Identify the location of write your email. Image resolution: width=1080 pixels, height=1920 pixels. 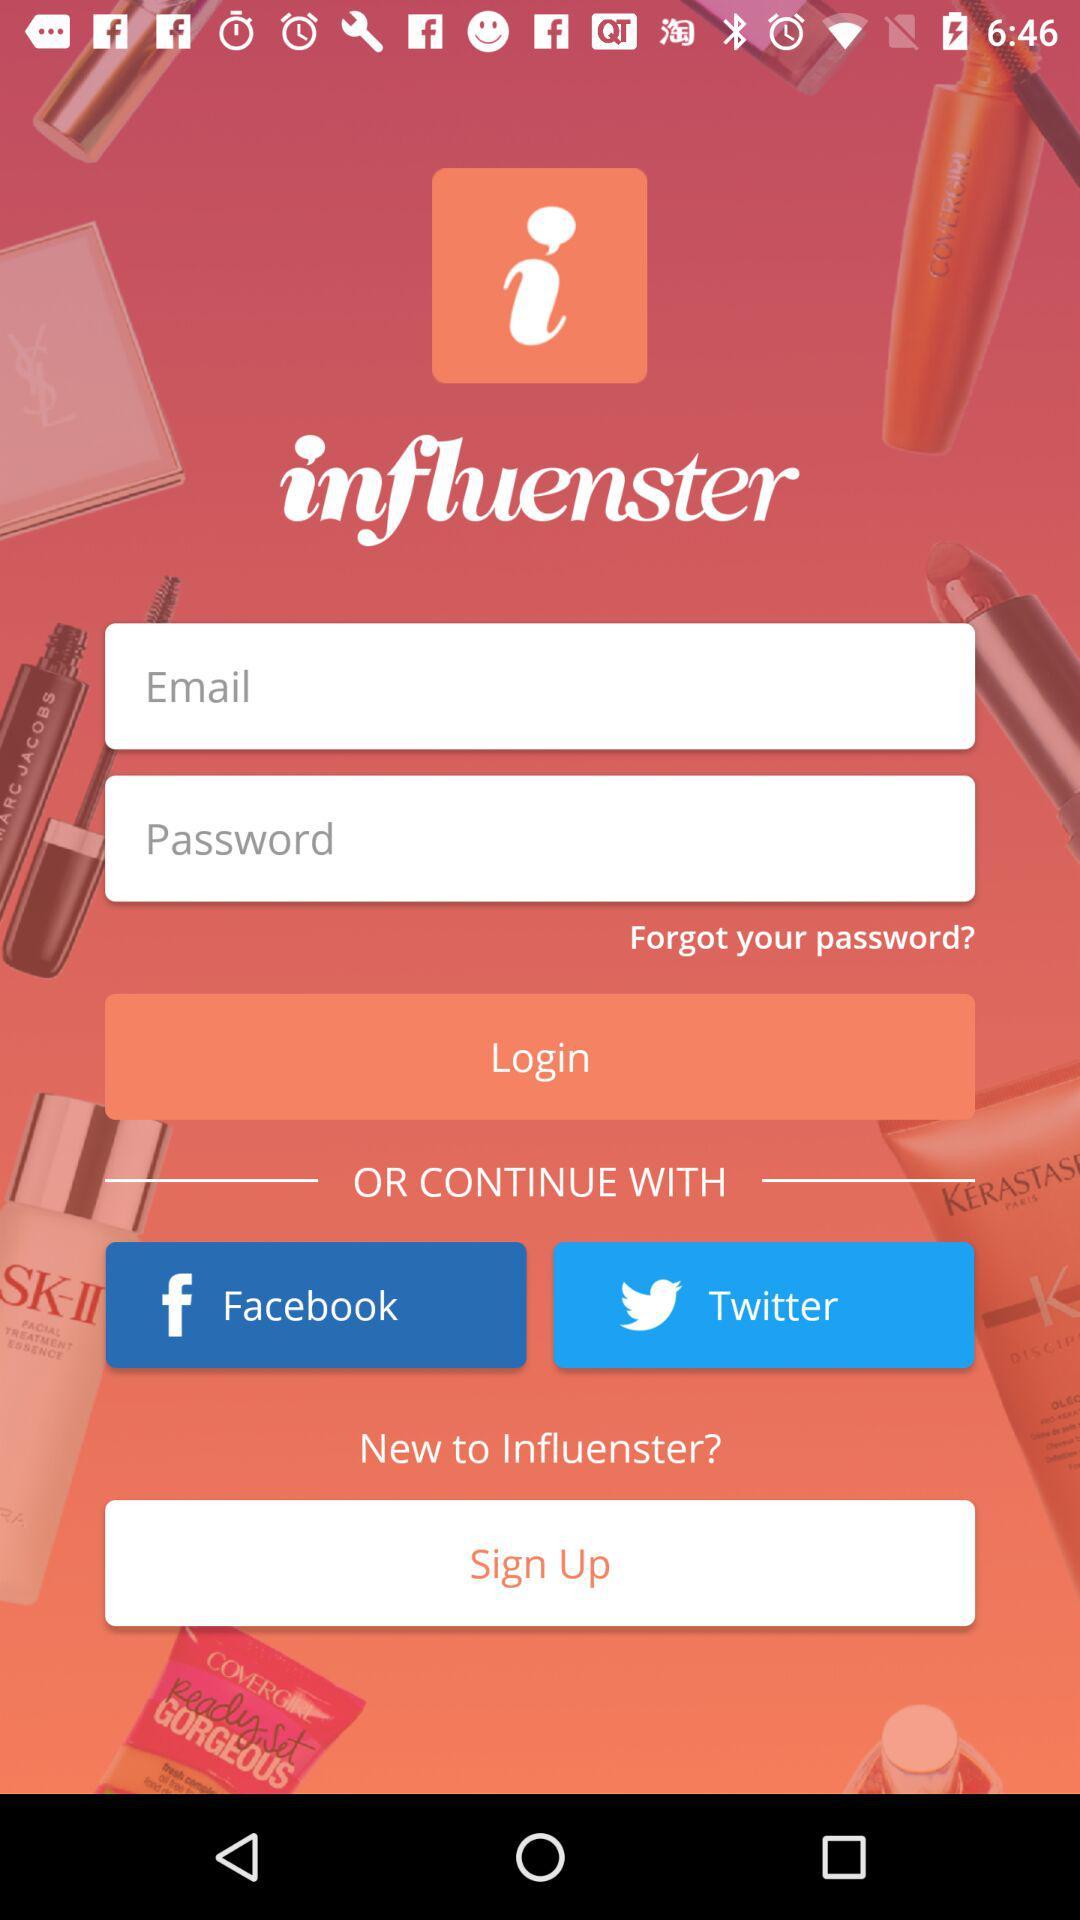
(540, 686).